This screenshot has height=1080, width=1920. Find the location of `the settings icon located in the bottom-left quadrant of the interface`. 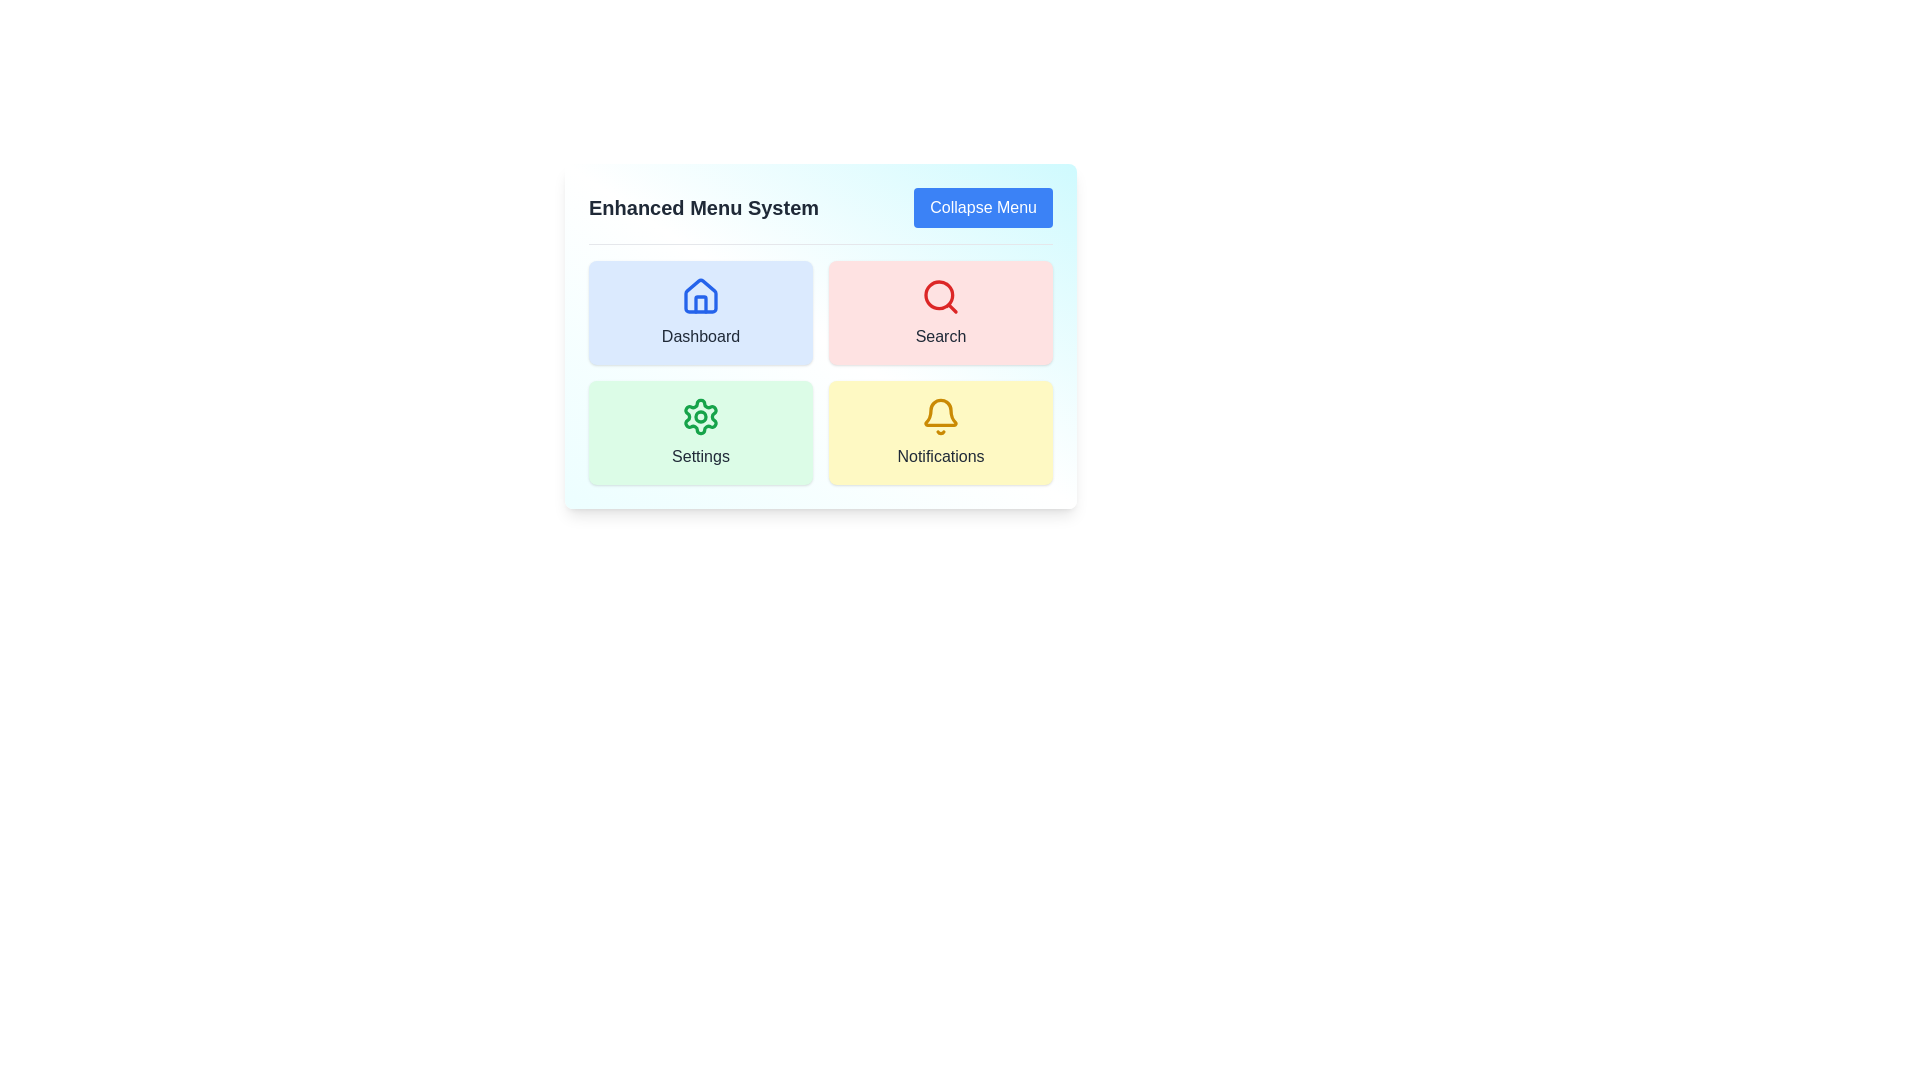

the settings icon located in the bottom-left quadrant of the interface is located at coordinates (700, 415).